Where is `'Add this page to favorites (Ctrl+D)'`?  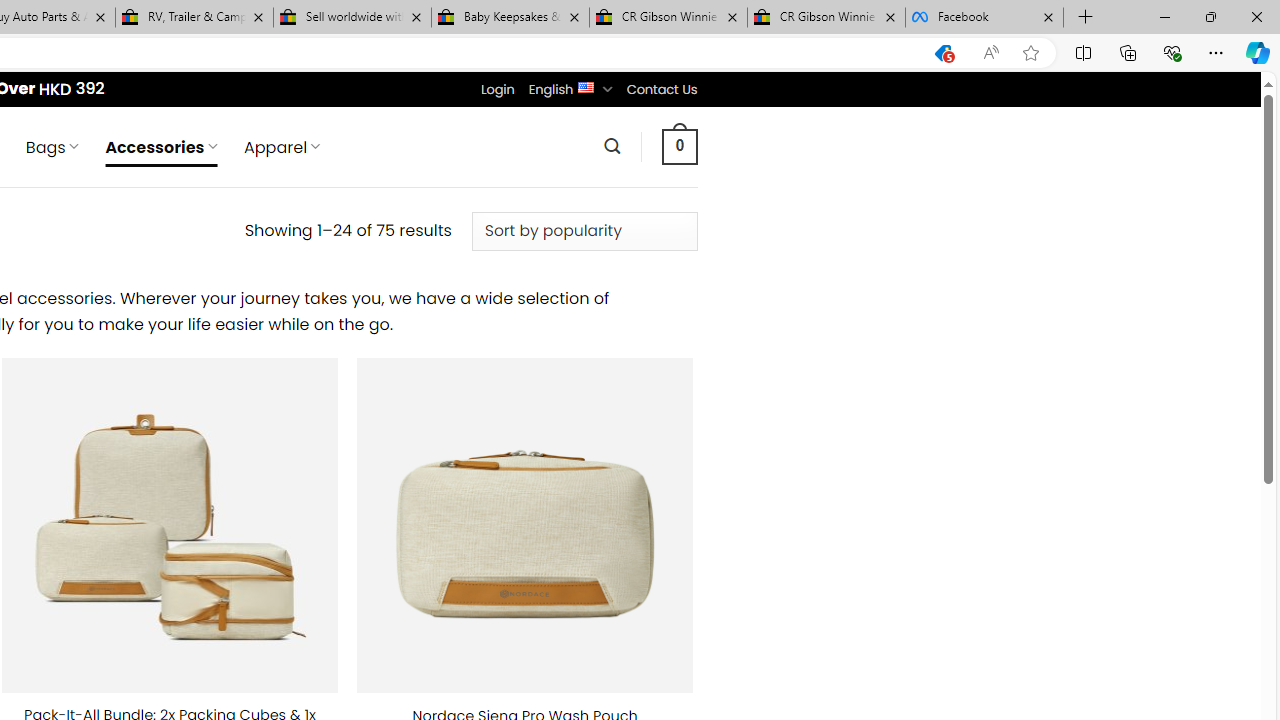
'Add this page to favorites (Ctrl+D)' is located at coordinates (1031, 52).